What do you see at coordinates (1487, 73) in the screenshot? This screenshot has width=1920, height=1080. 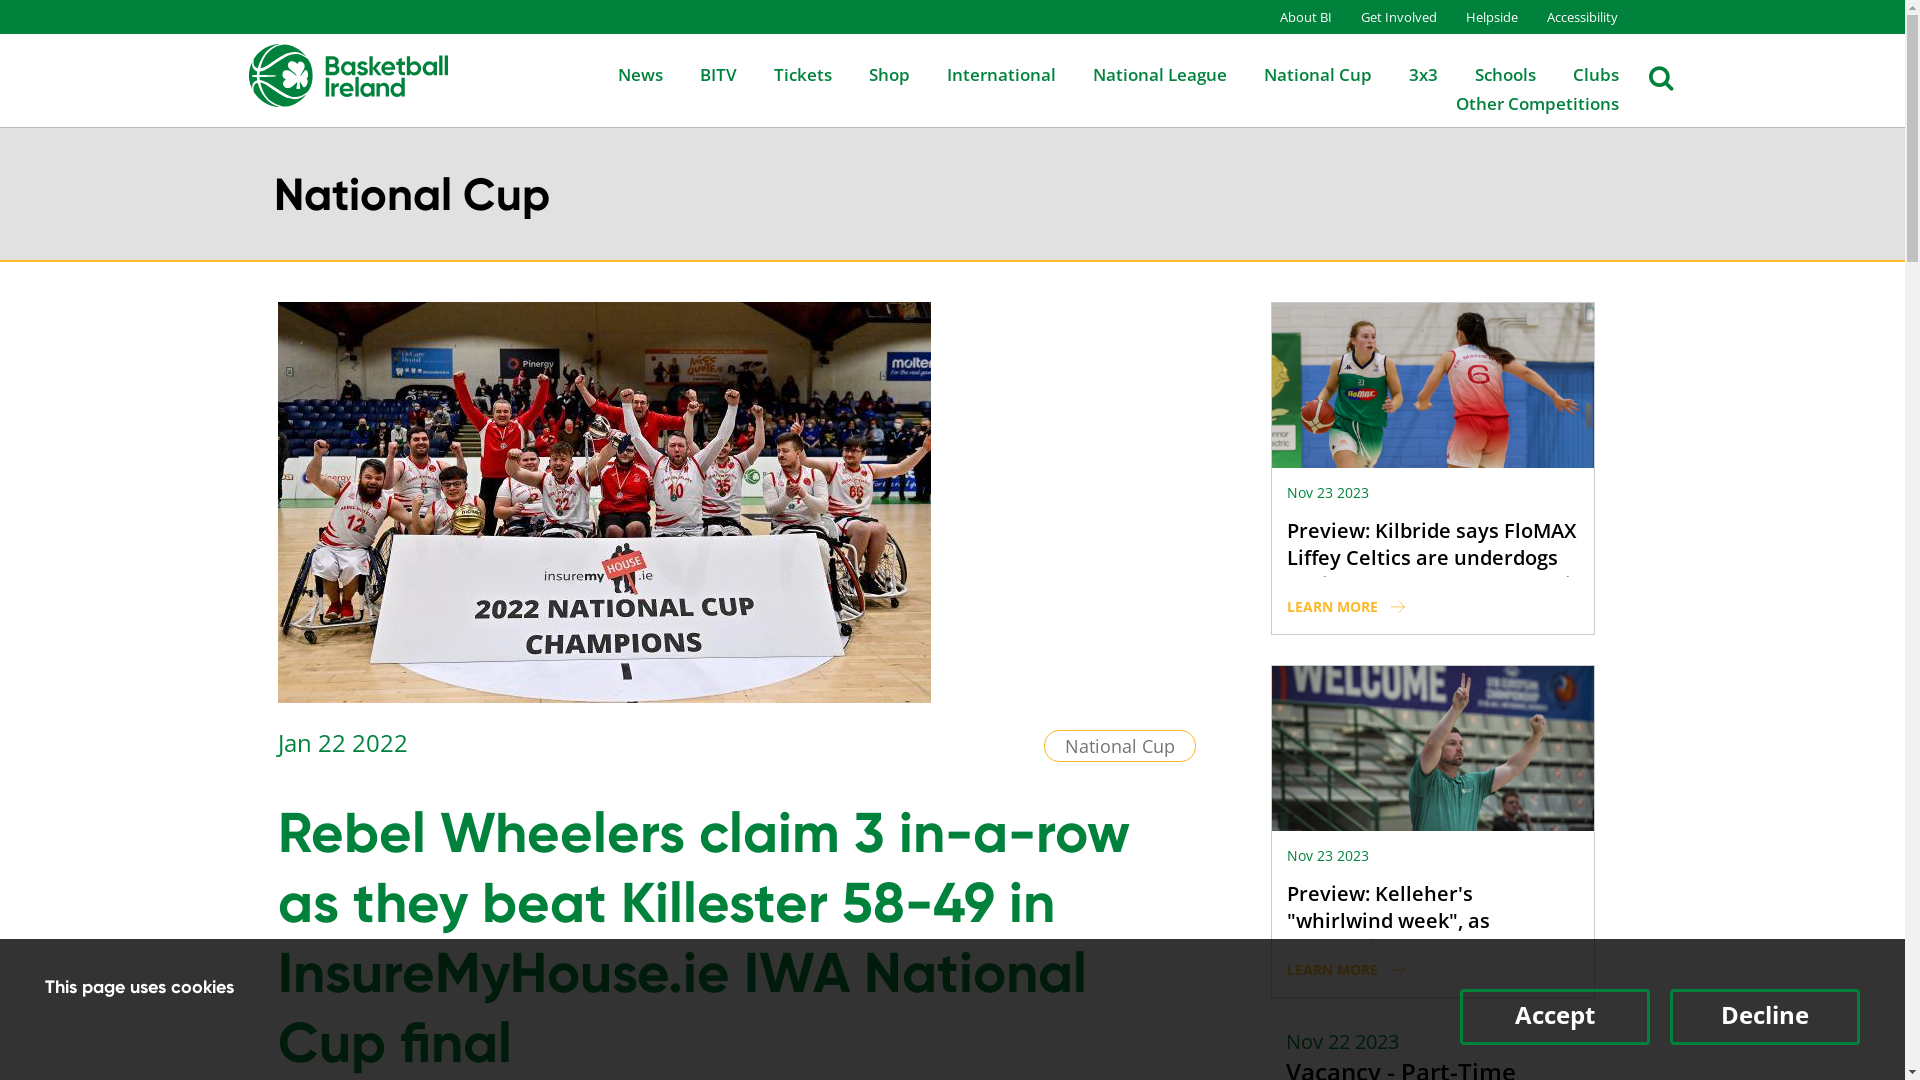 I see `'Schools'` at bounding box center [1487, 73].